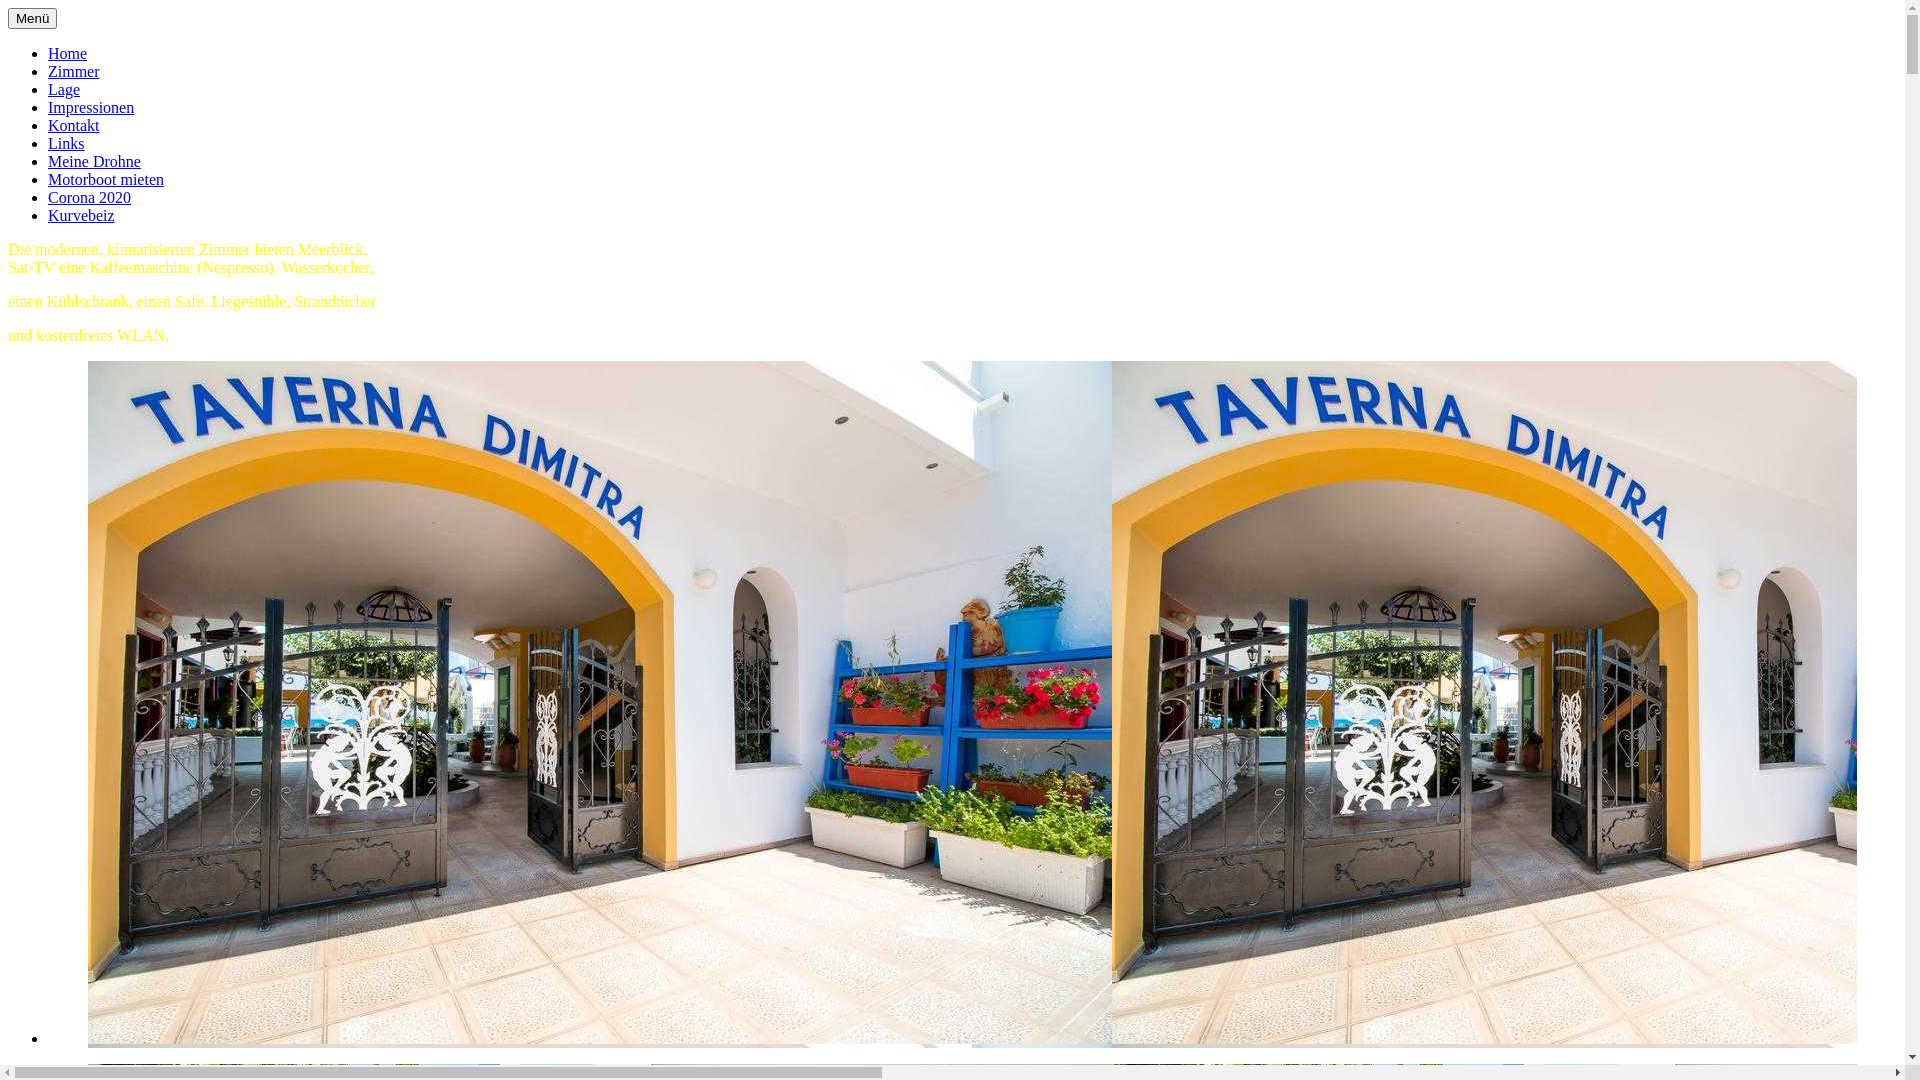  What do you see at coordinates (67, 52) in the screenshot?
I see `'Home'` at bounding box center [67, 52].